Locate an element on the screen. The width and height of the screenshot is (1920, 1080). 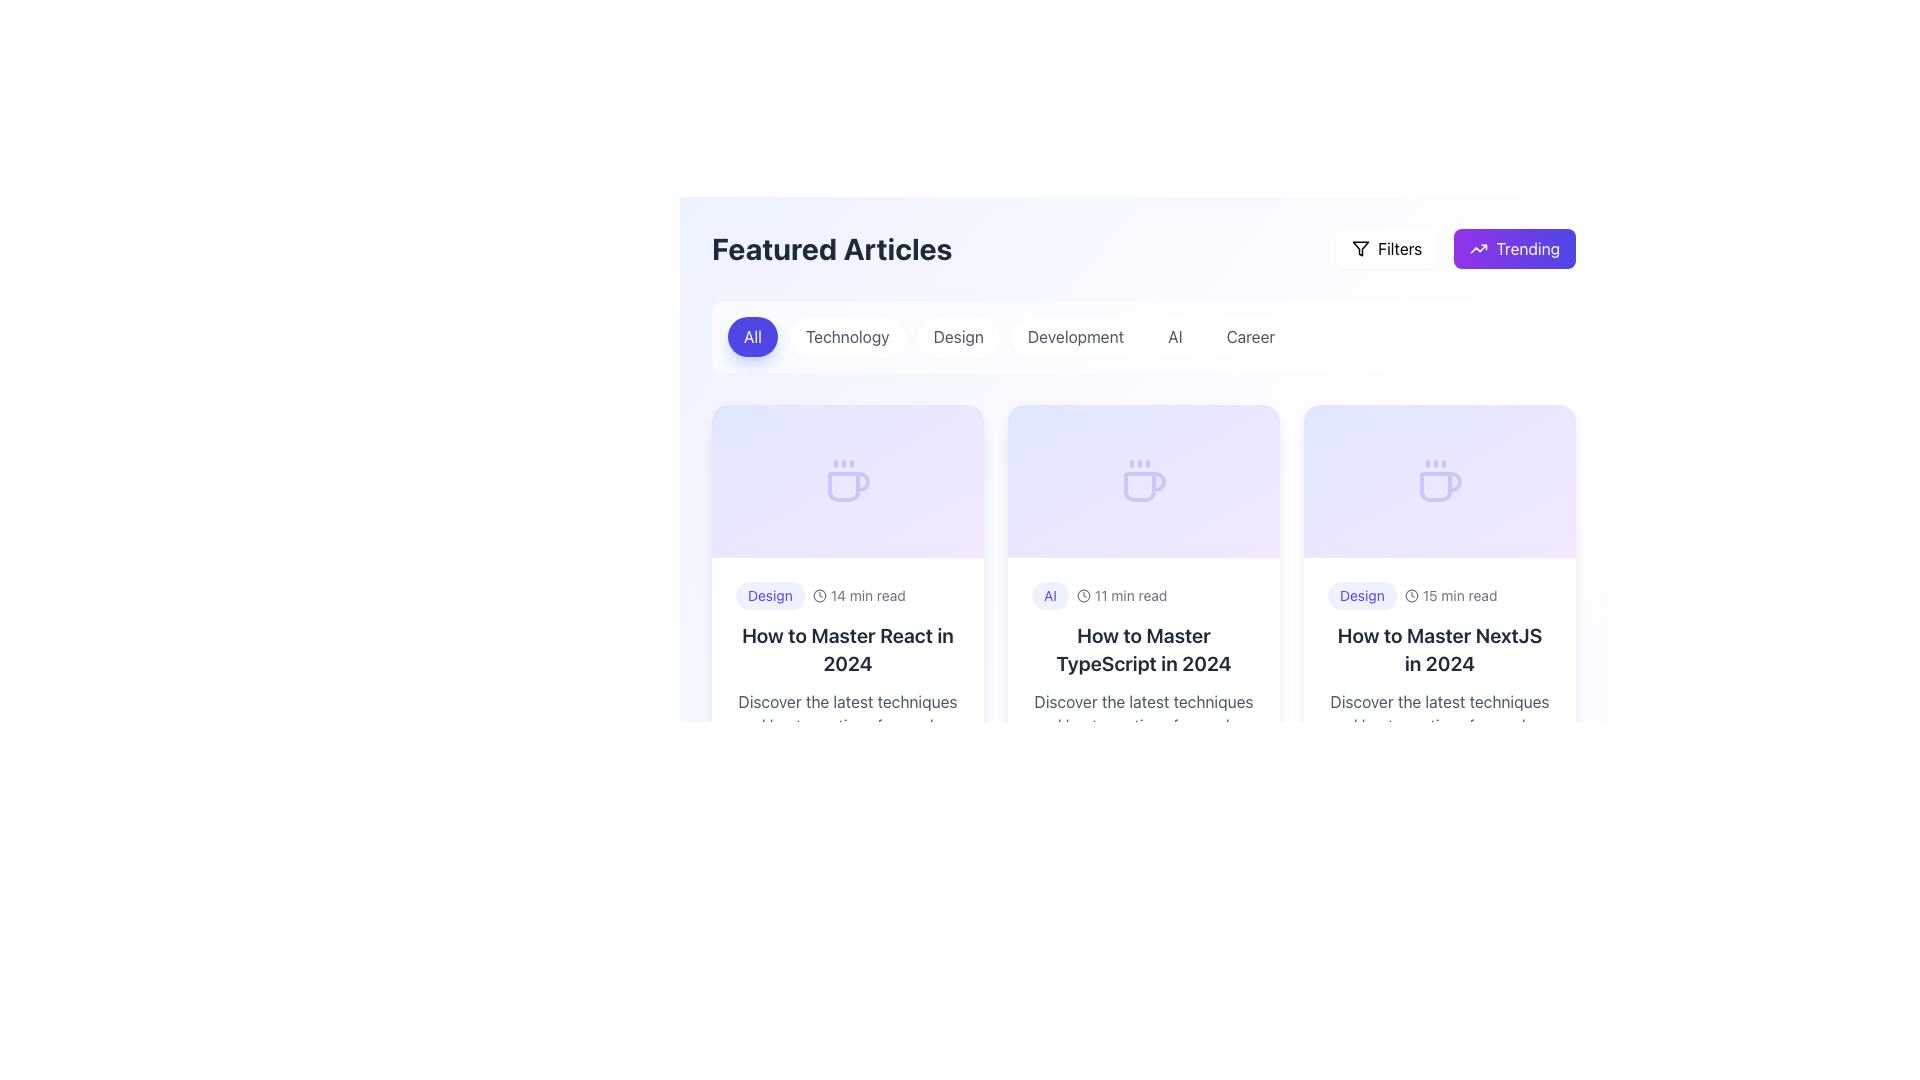
the 'Filters' button located in the top-right corner of the interface is located at coordinates (1399, 248).